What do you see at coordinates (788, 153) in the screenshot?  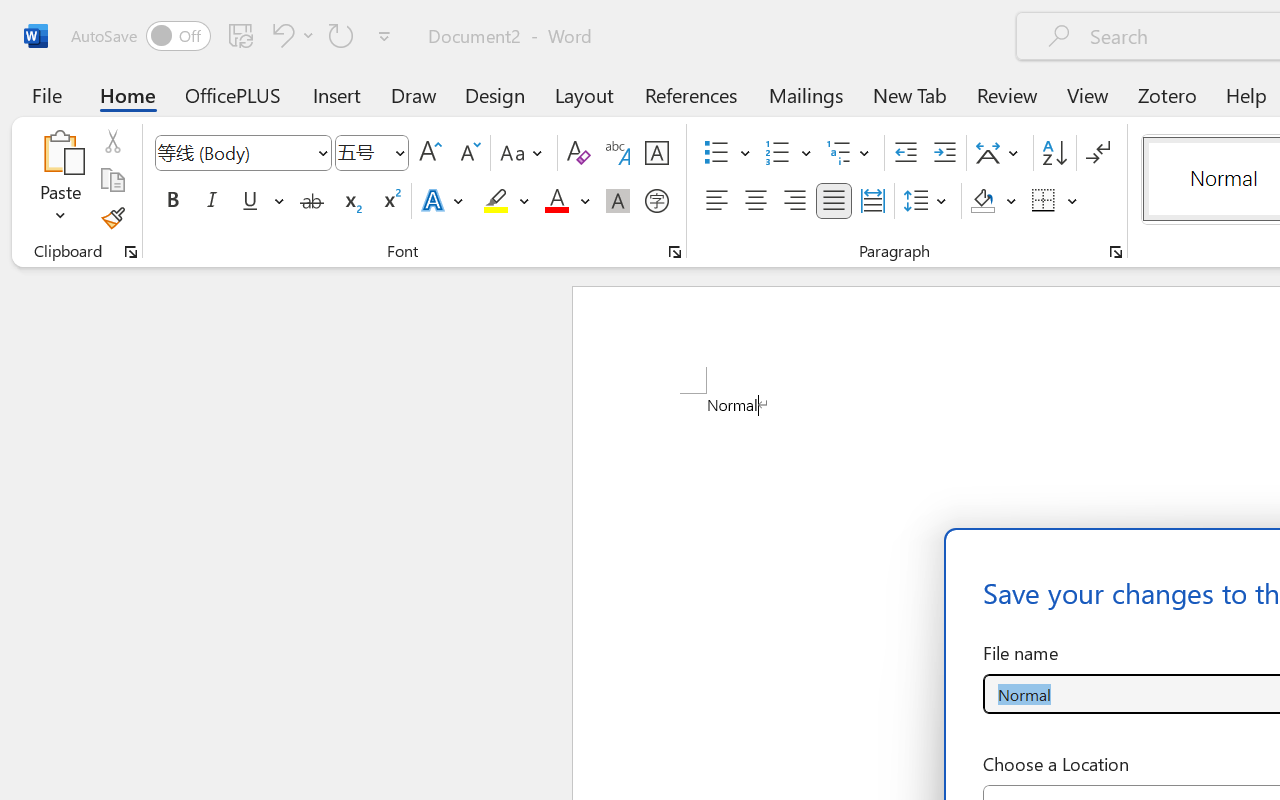 I see `'Numbering'` at bounding box center [788, 153].